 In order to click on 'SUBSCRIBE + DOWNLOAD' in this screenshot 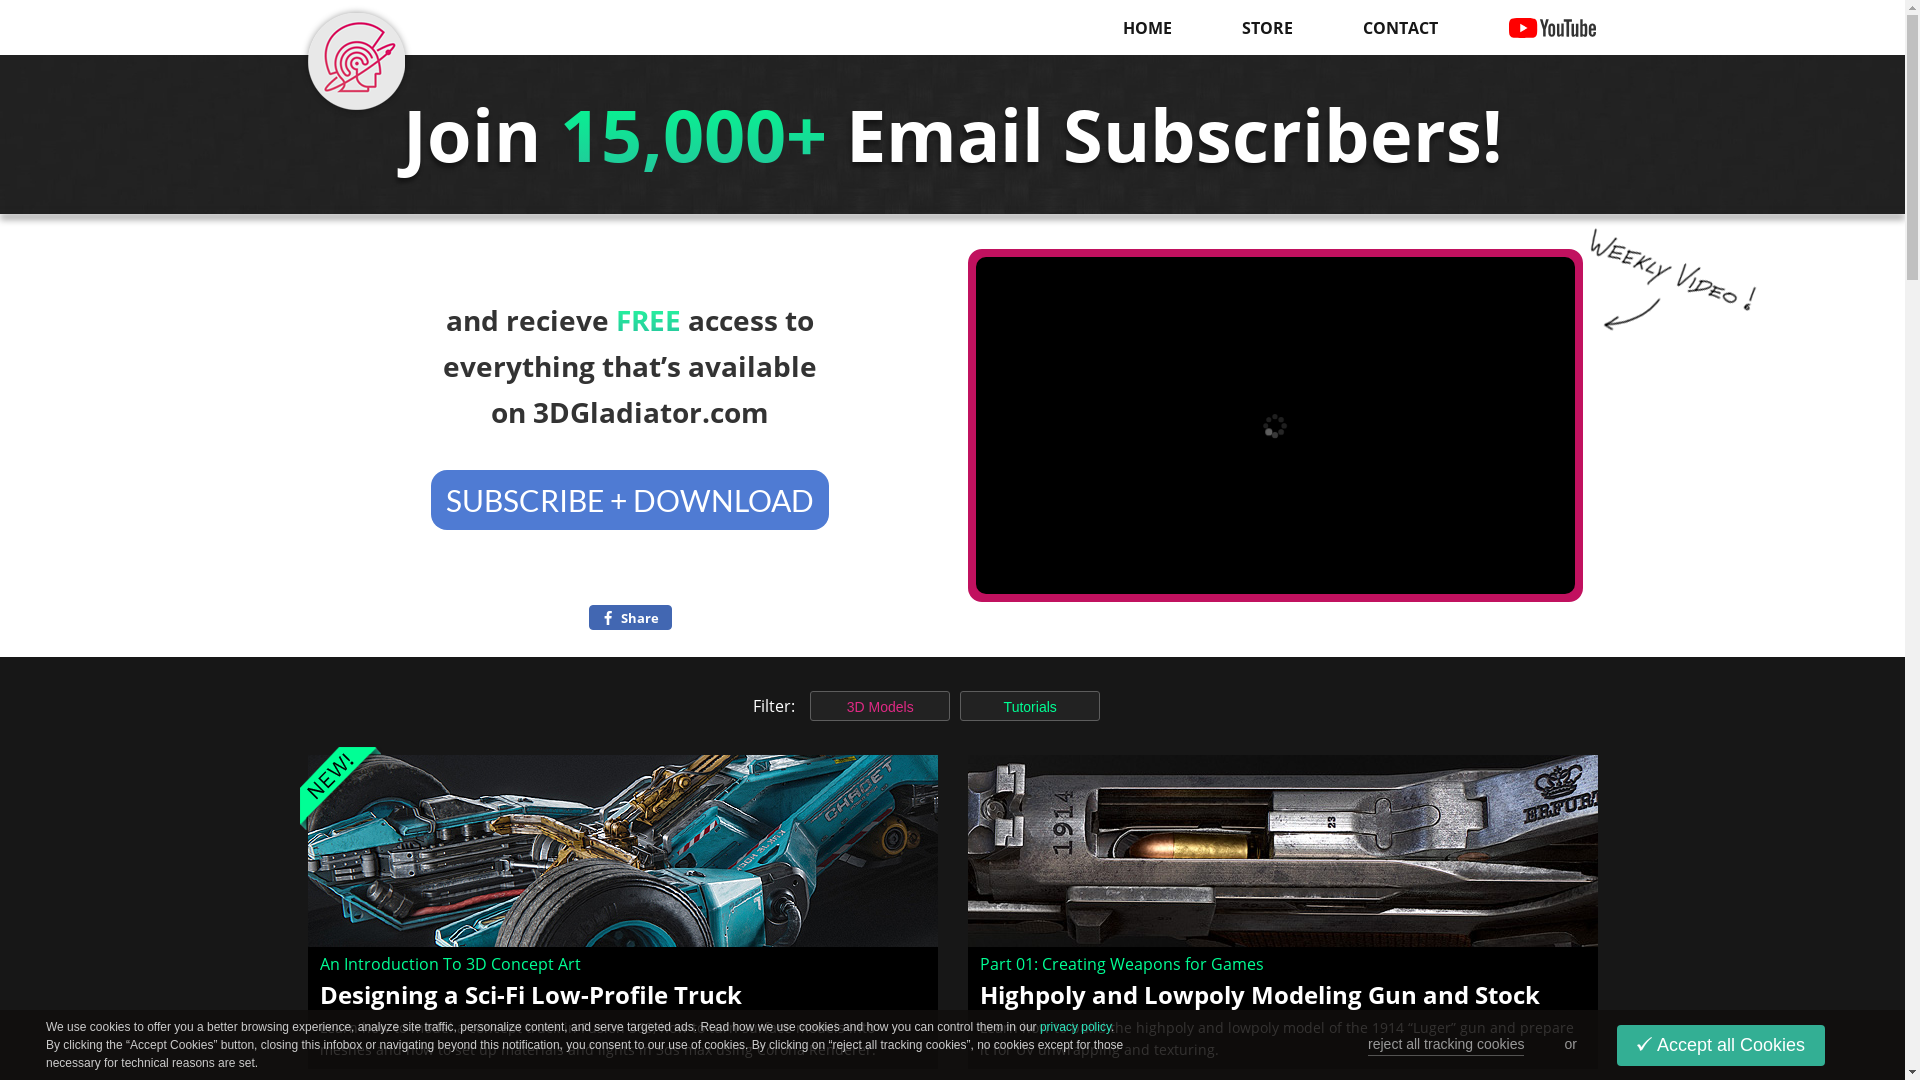, I will do `click(628, 499)`.